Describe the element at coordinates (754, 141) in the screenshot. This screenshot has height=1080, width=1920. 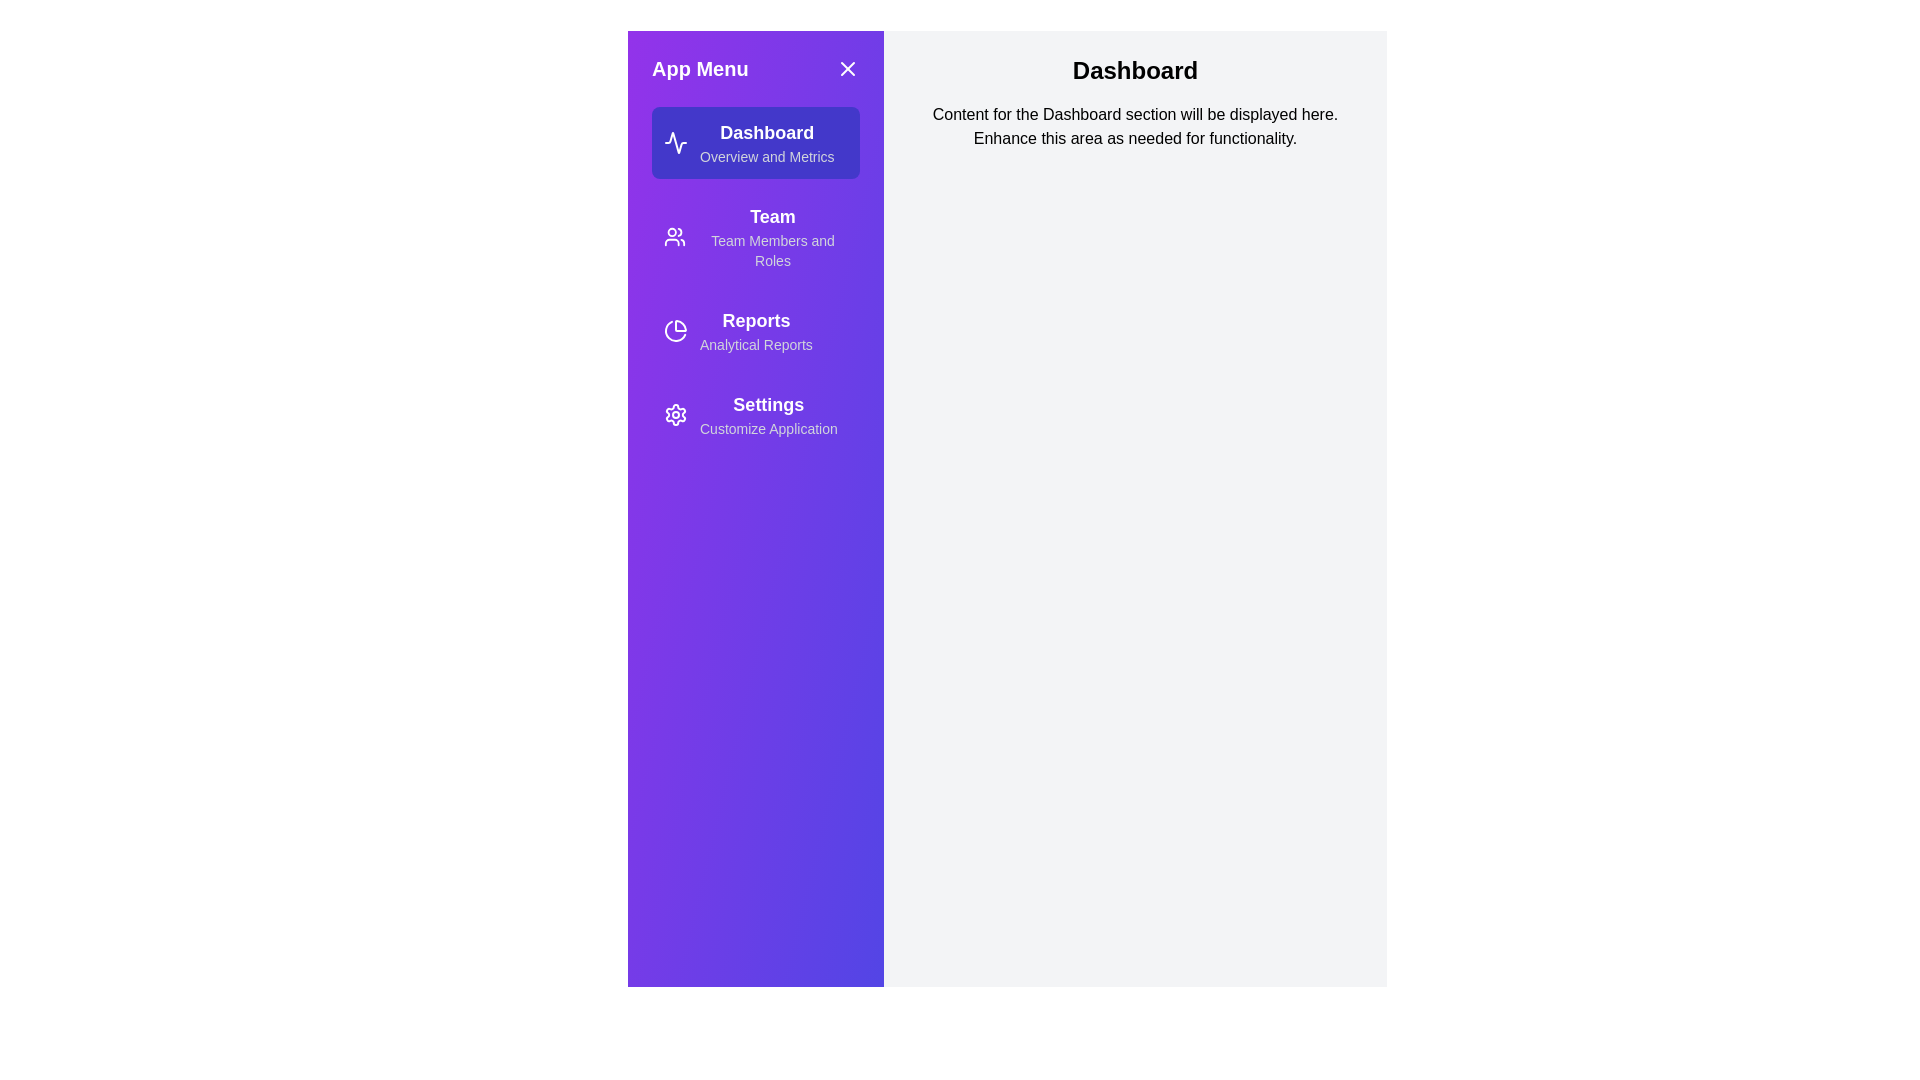
I see `the section Dashboard from the menu` at that location.